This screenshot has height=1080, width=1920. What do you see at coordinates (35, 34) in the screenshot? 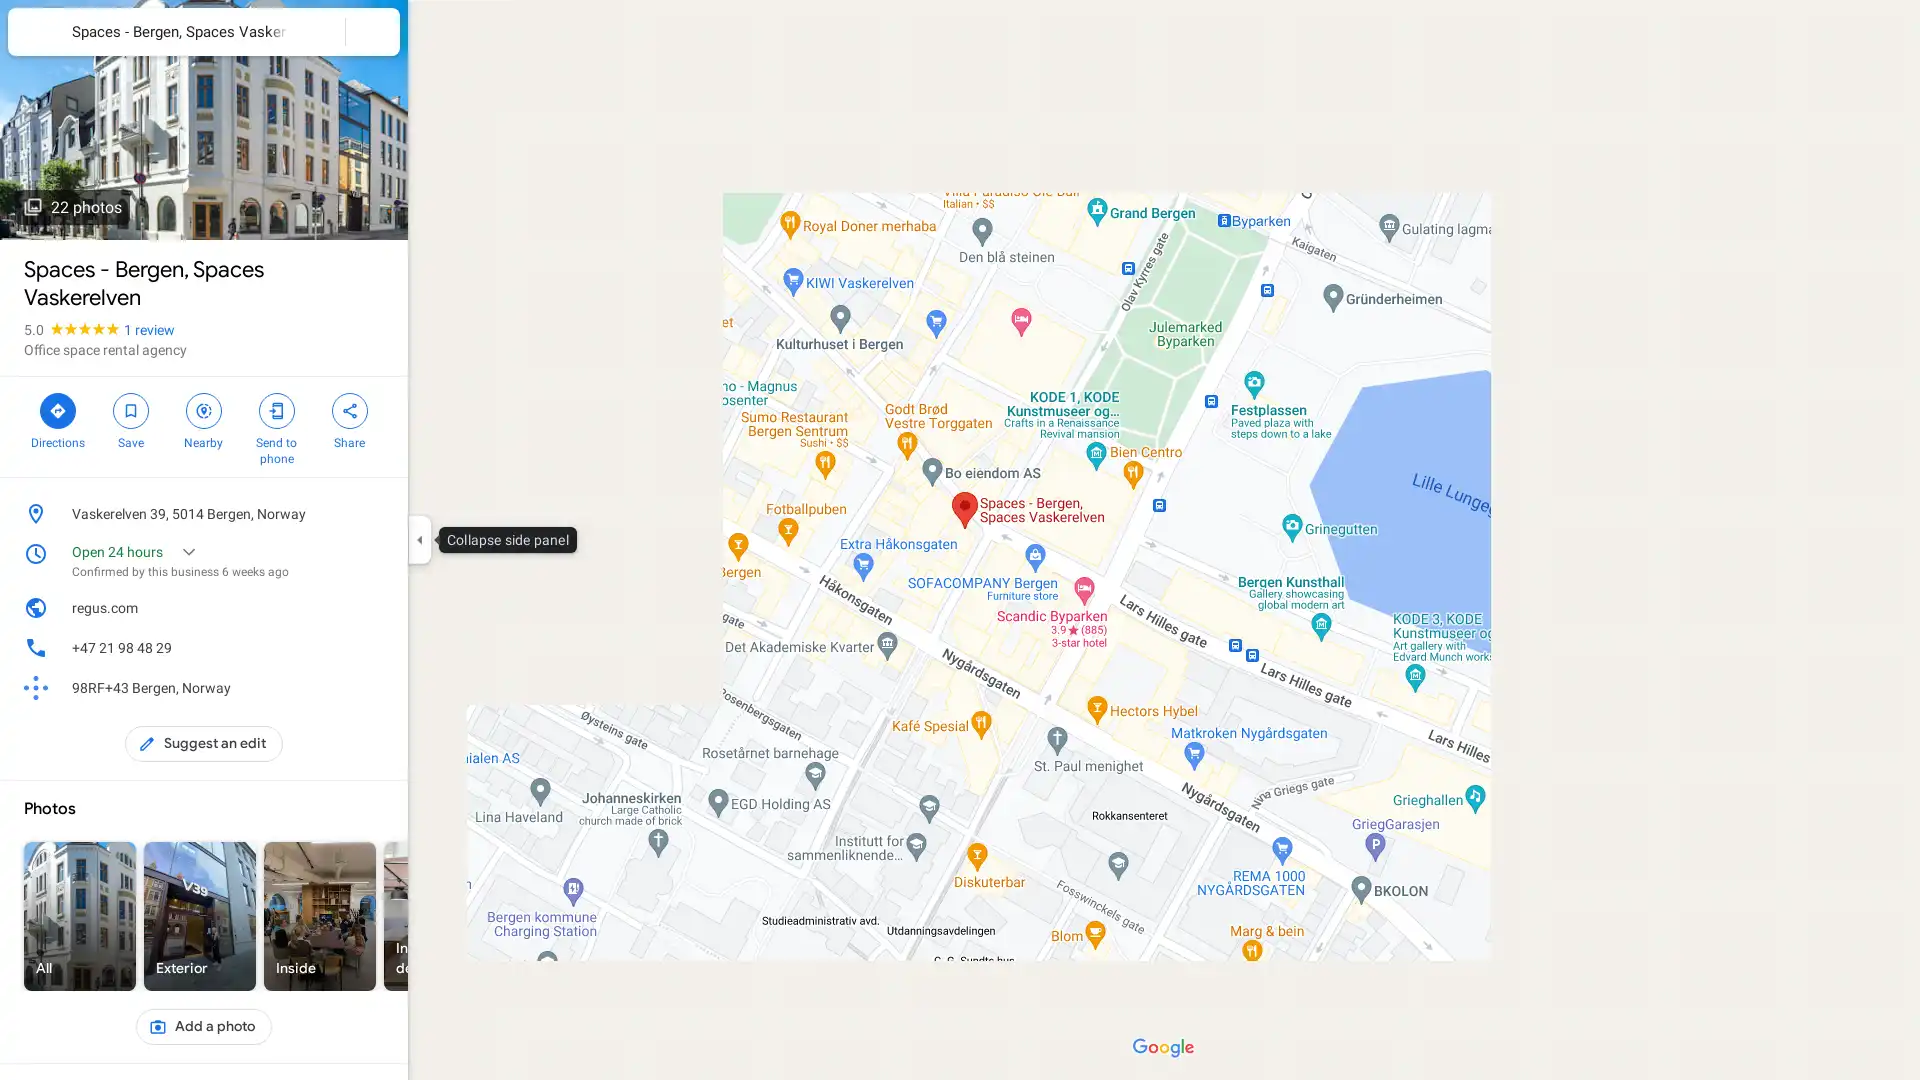
I see `Menu` at bounding box center [35, 34].